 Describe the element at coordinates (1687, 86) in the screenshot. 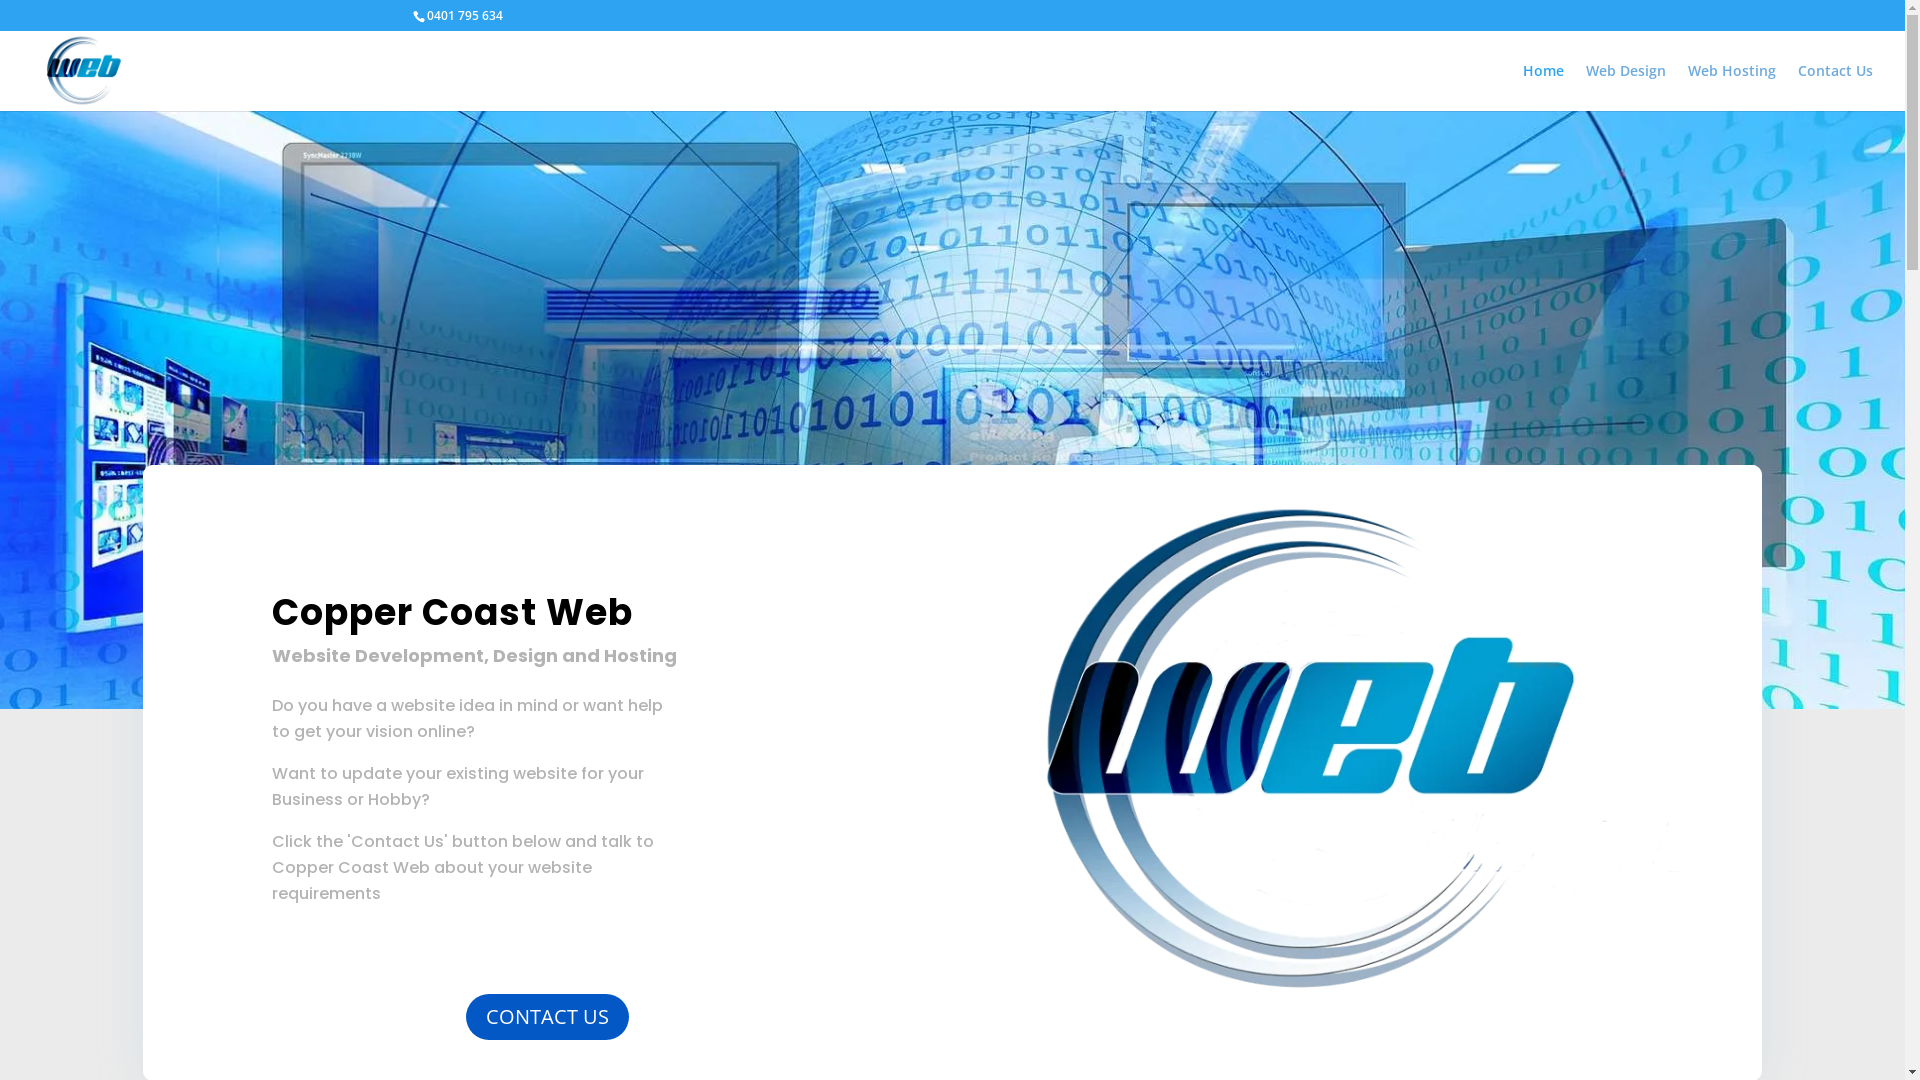

I see `'Web Hosting'` at that location.